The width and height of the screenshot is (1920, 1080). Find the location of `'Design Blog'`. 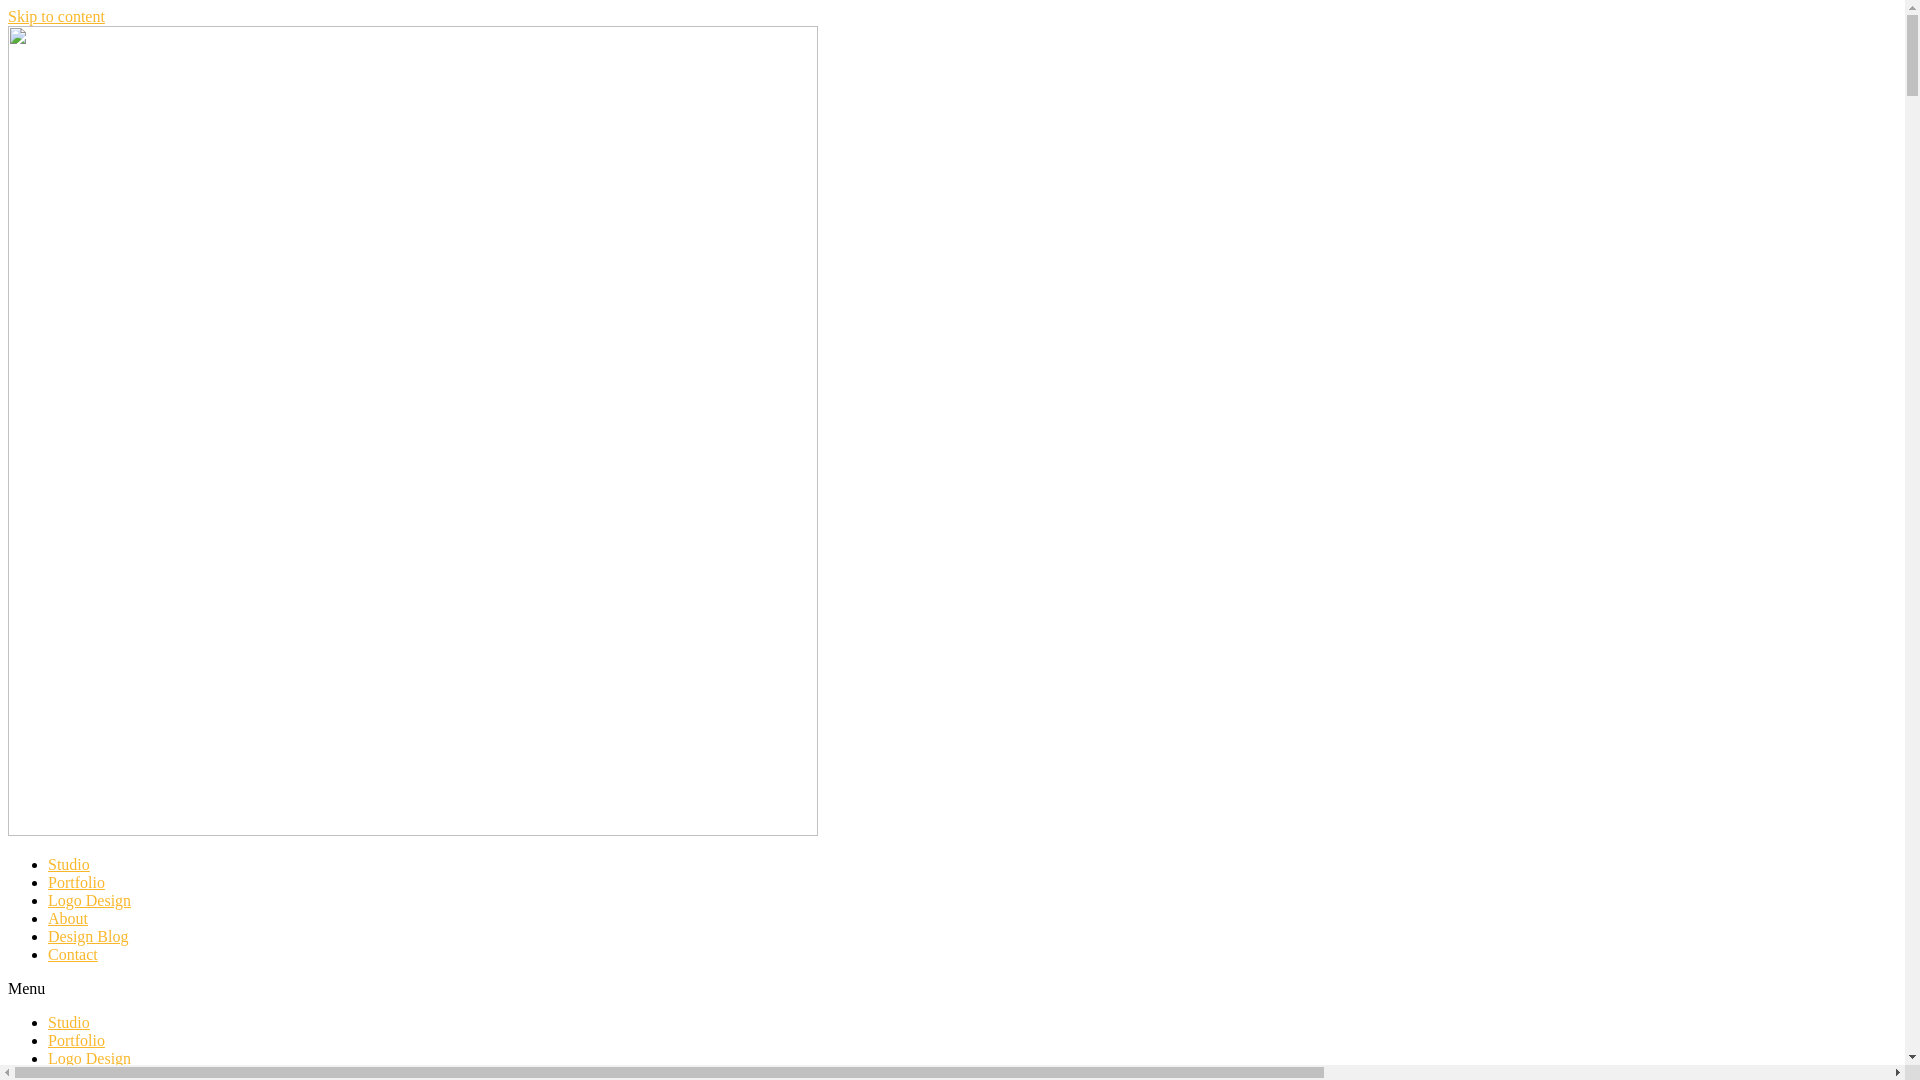

'Design Blog' is located at coordinates (86, 936).